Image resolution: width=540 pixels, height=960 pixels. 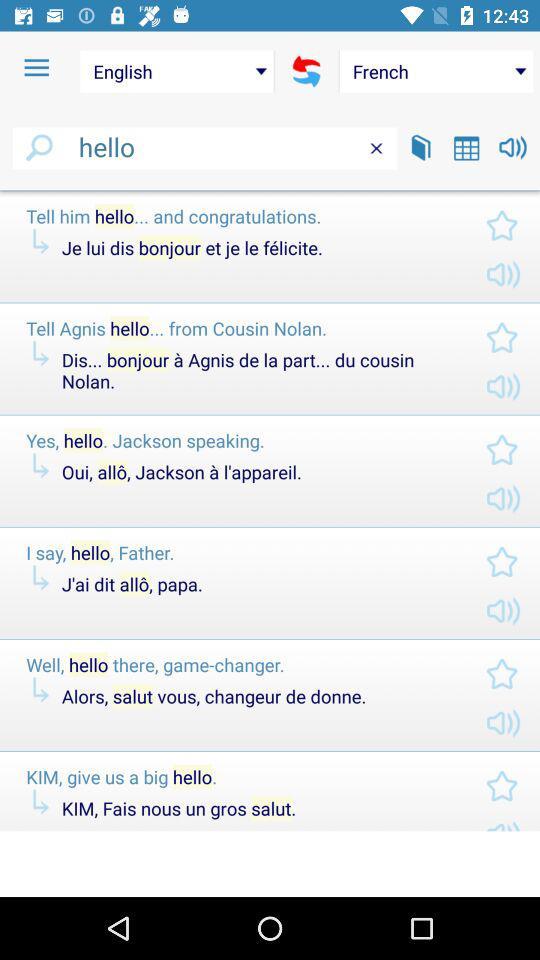 What do you see at coordinates (239, 552) in the screenshot?
I see `the i say hello` at bounding box center [239, 552].